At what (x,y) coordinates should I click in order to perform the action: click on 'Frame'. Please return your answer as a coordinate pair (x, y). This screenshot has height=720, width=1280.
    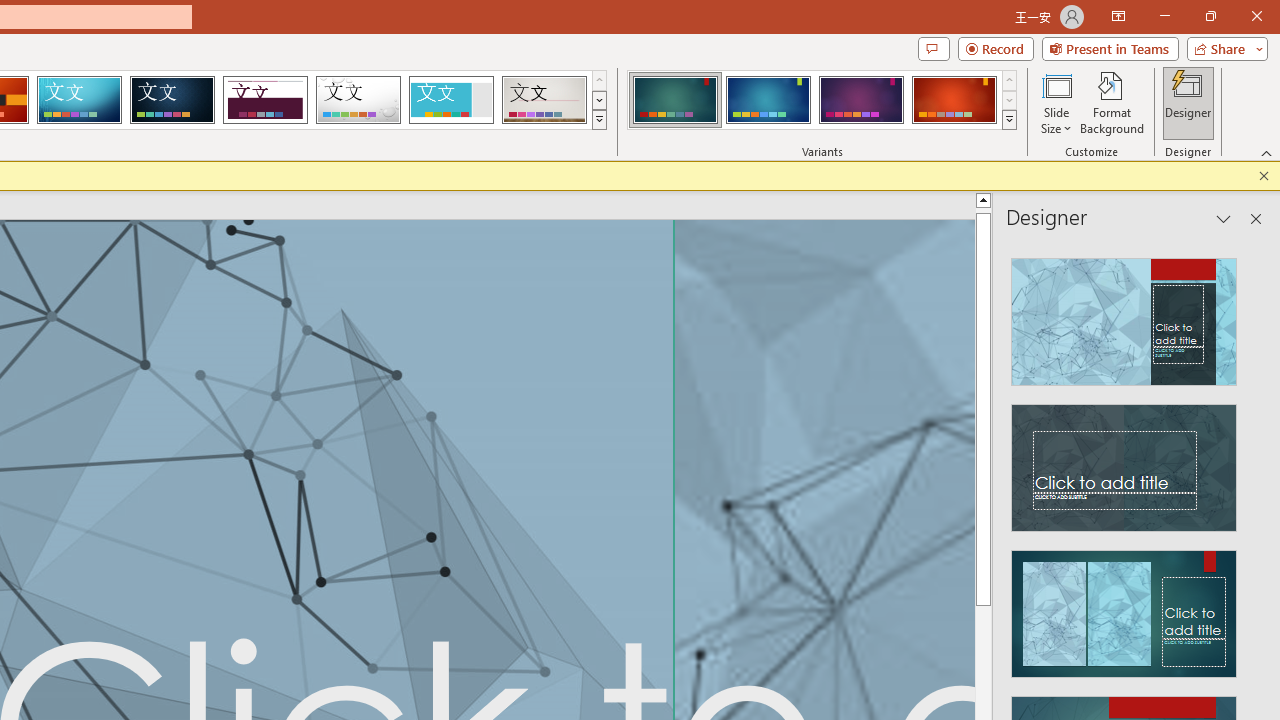
    Looking at the image, I should click on (450, 100).